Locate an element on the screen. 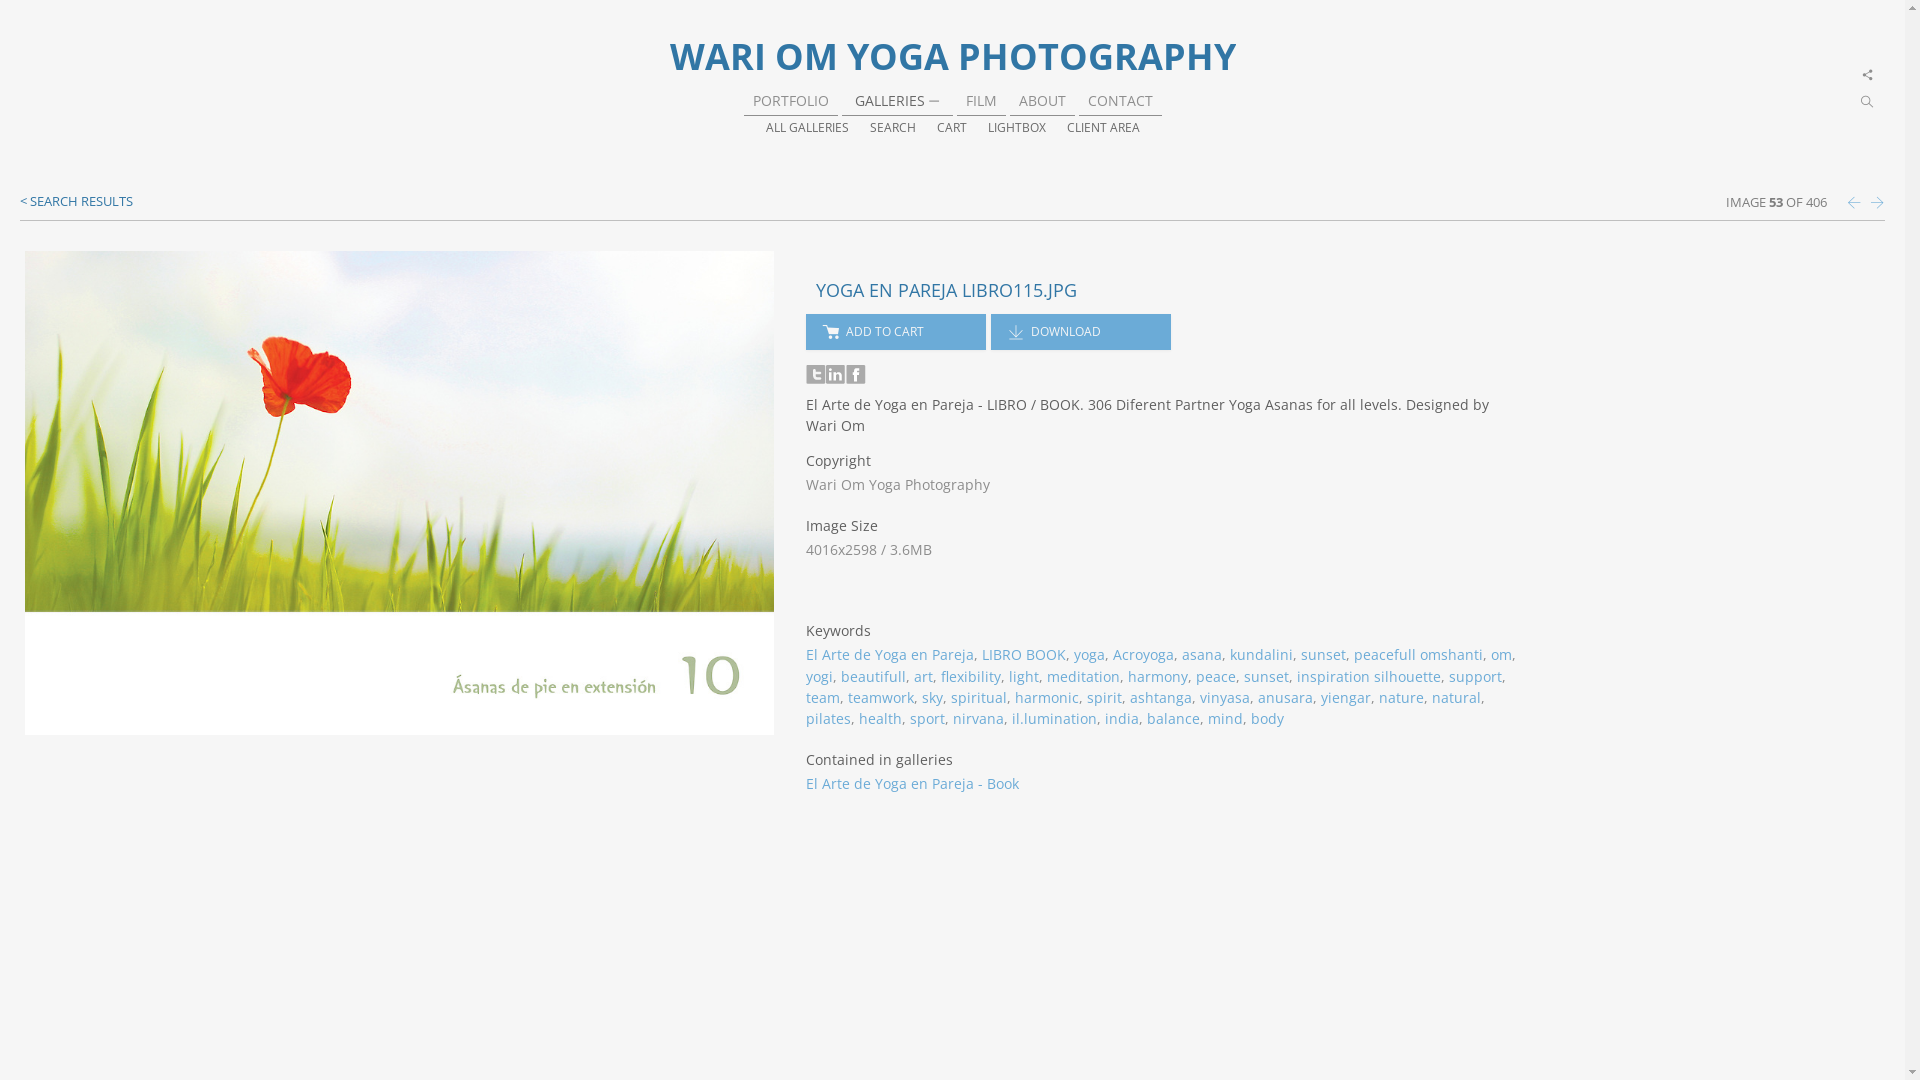  'teamwork' is located at coordinates (880, 696).